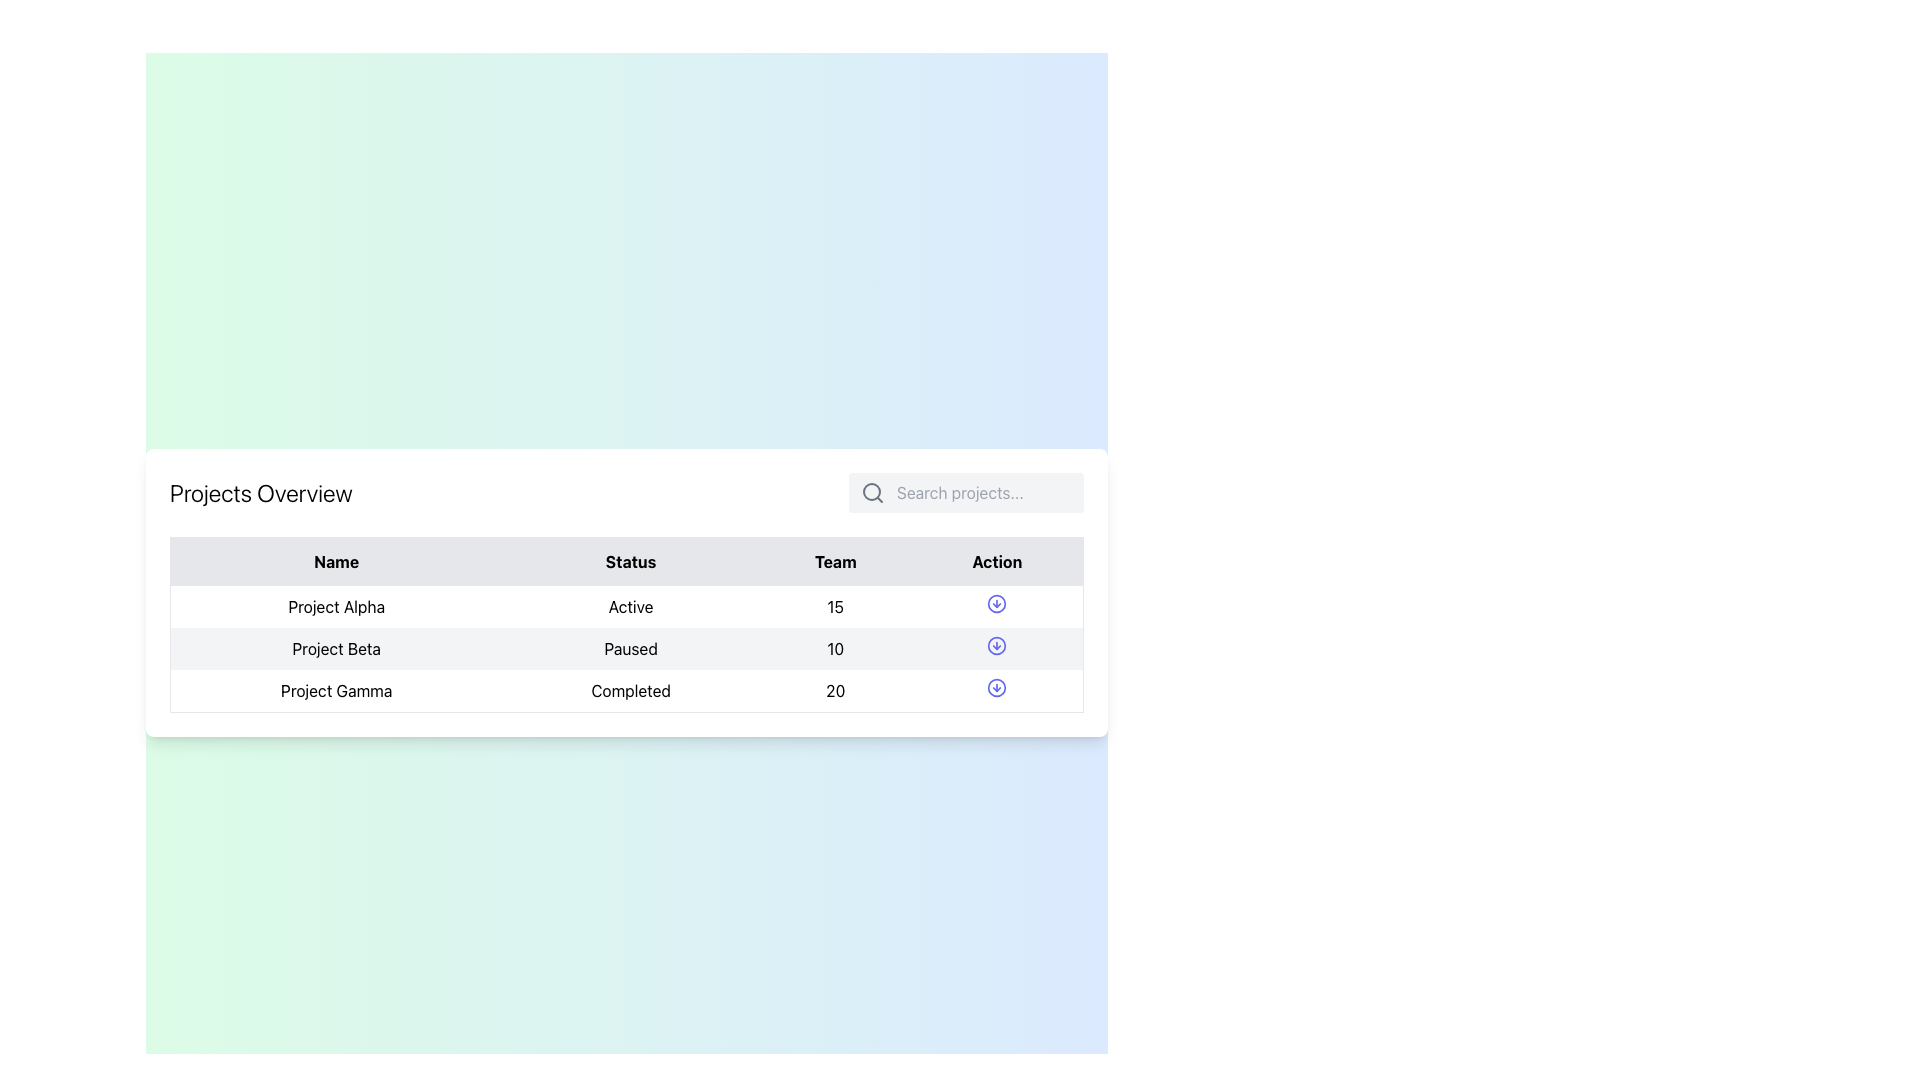 Image resolution: width=1920 pixels, height=1080 pixels. What do you see at coordinates (626, 648) in the screenshot?
I see `the second row of the 'Projects Overview' table, which contains the project name 'Project Beta'` at bounding box center [626, 648].